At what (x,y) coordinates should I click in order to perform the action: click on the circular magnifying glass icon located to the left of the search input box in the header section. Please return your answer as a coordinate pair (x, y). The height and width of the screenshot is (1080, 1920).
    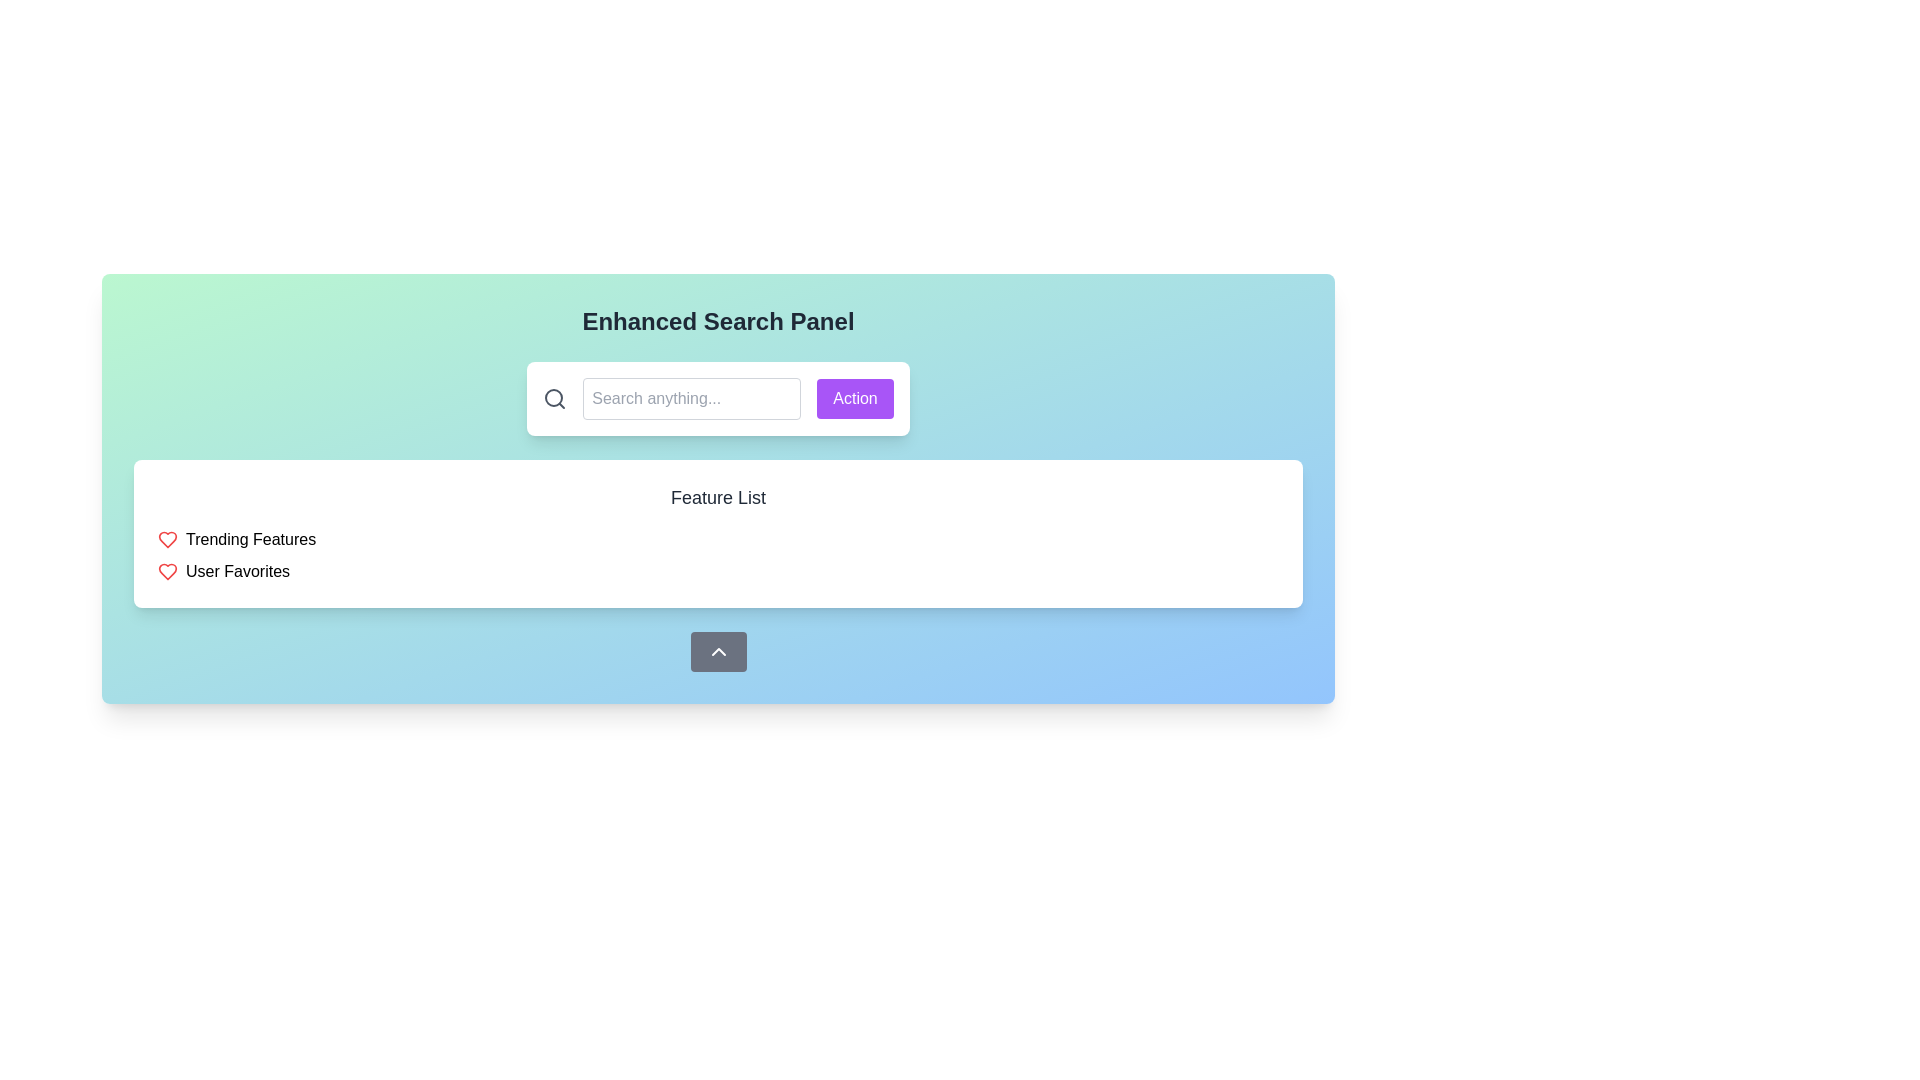
    Looking at the image, I should click on (554, 397).